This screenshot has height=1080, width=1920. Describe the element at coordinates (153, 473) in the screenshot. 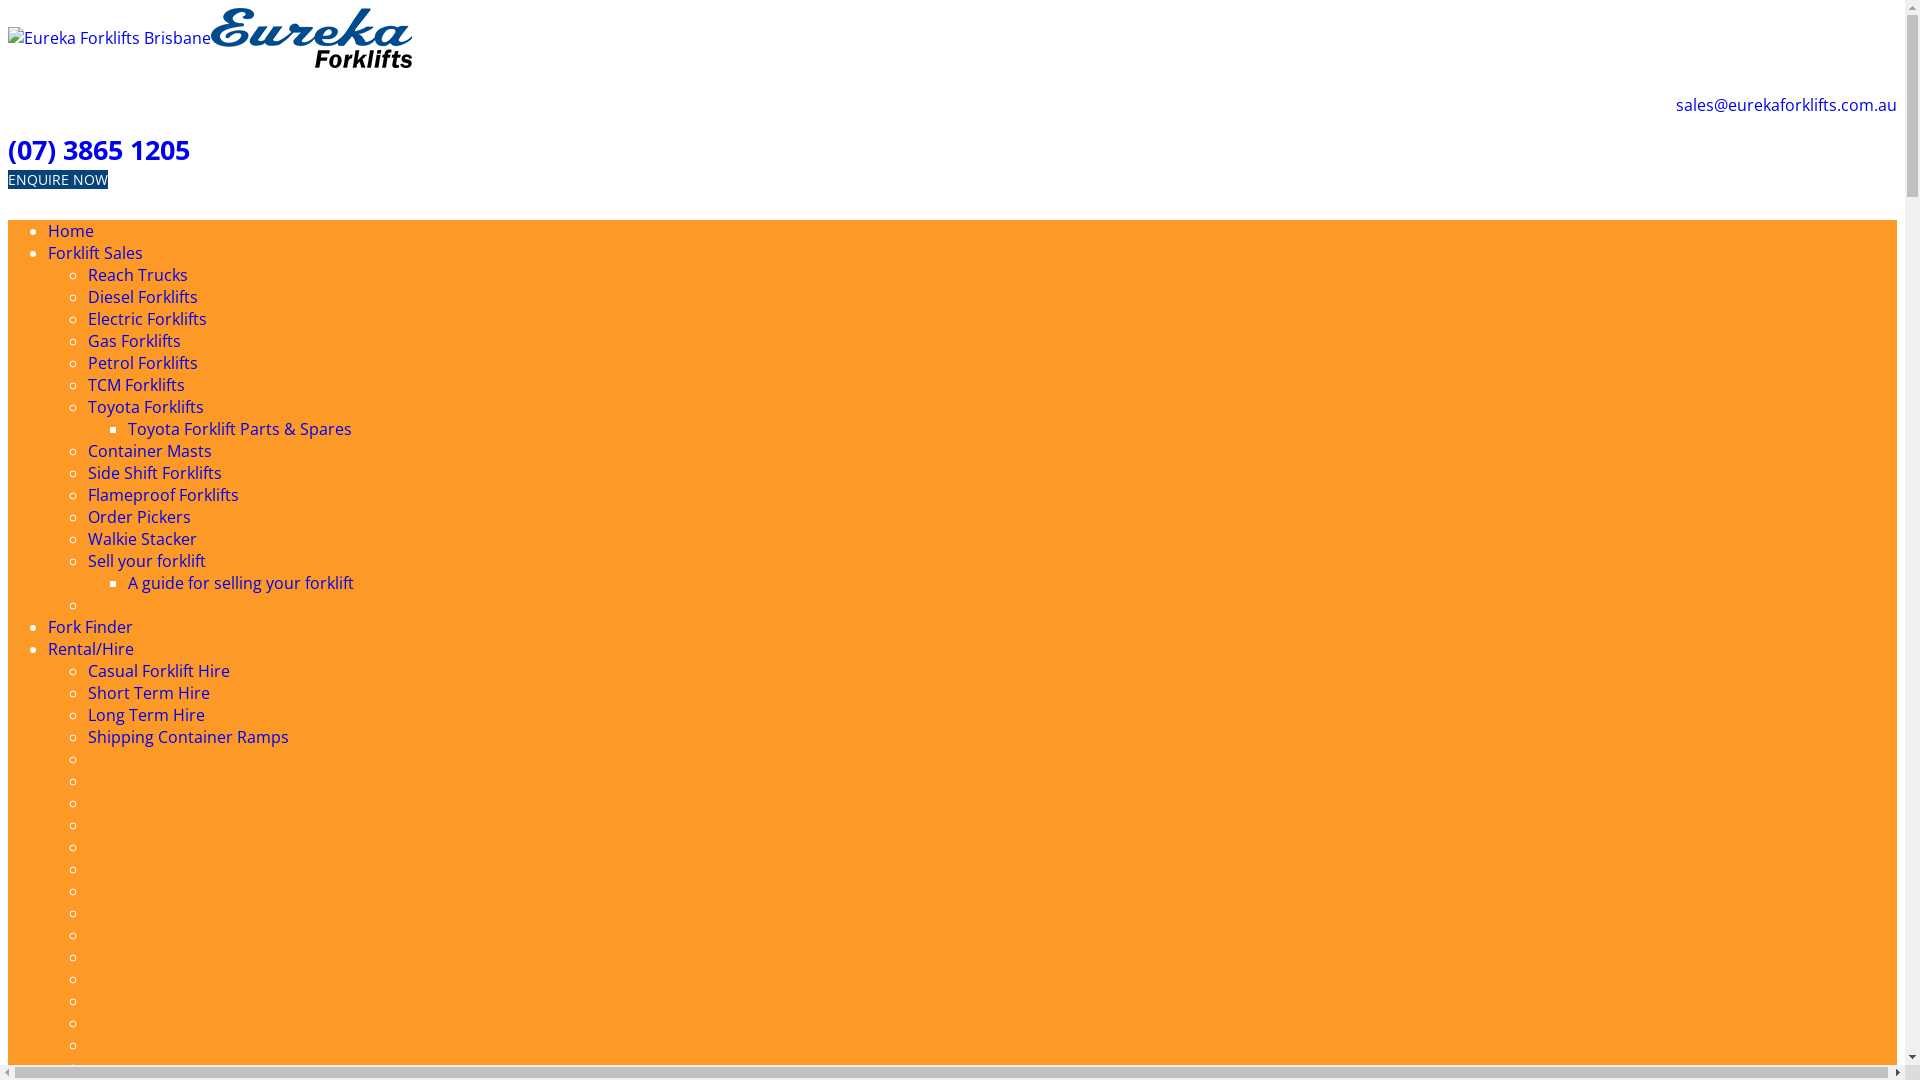

I see `'Side Shift Forklifts'` at that location.